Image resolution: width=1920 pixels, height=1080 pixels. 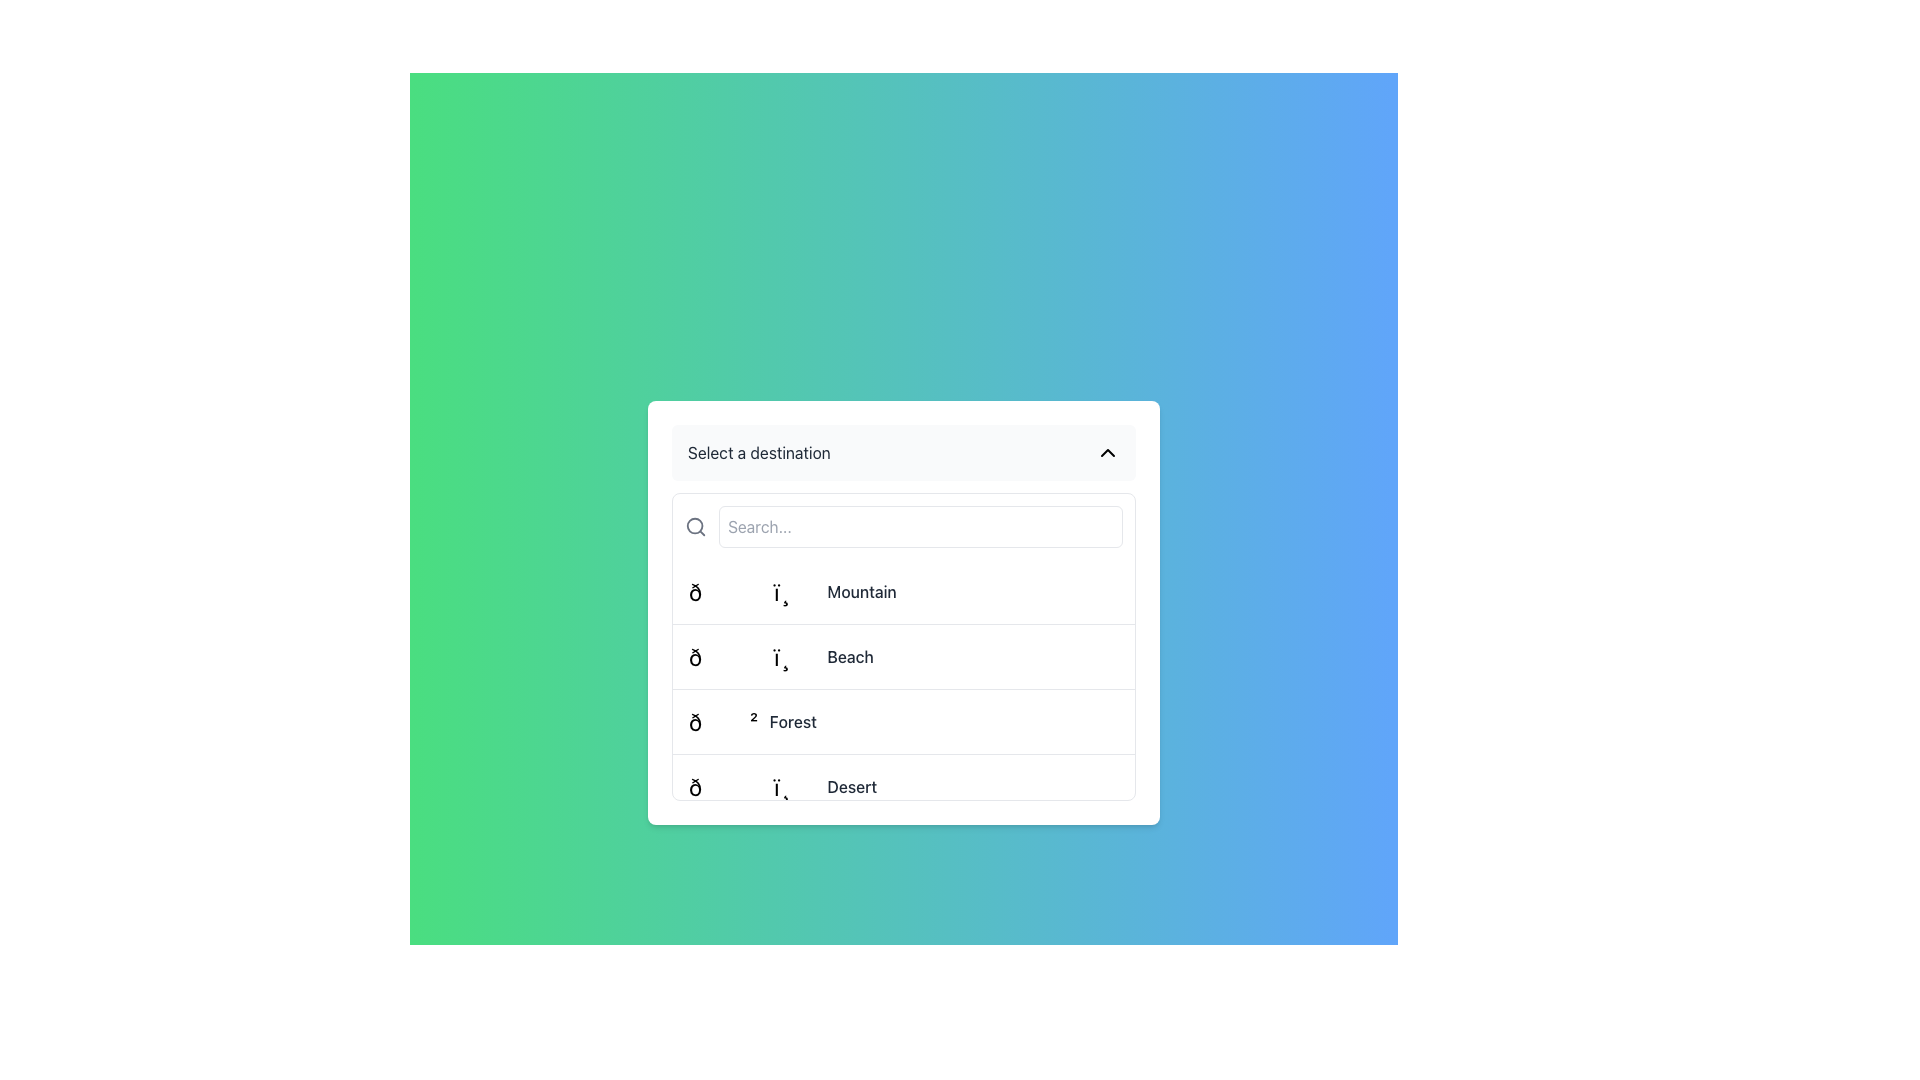 I want to click on the 'Beach' option in the second row of the 'Select a destination' list, located between 'Mountain' and 'Forest', so click(x=780, y=656).